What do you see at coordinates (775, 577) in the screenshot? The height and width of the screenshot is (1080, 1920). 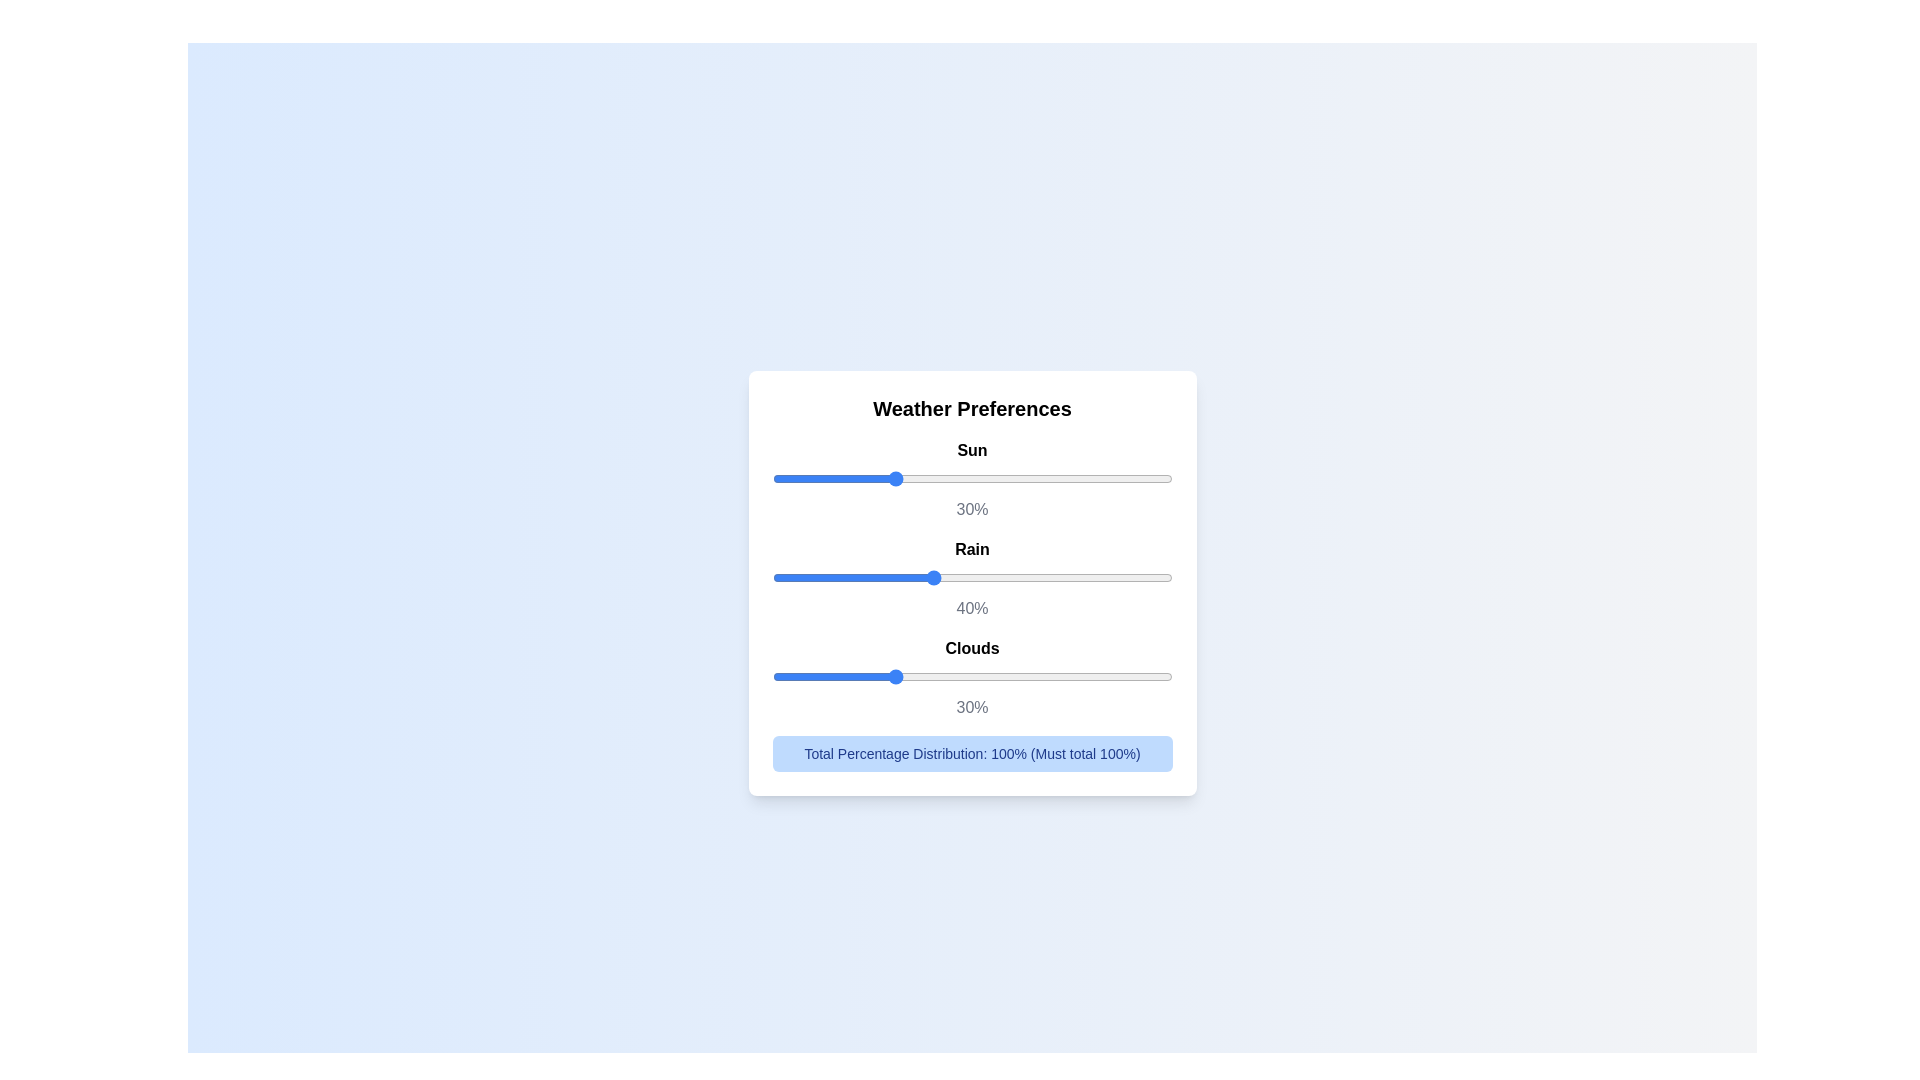 I see `the 'Rain' slider to 1%` at bounding box center [775, 577].